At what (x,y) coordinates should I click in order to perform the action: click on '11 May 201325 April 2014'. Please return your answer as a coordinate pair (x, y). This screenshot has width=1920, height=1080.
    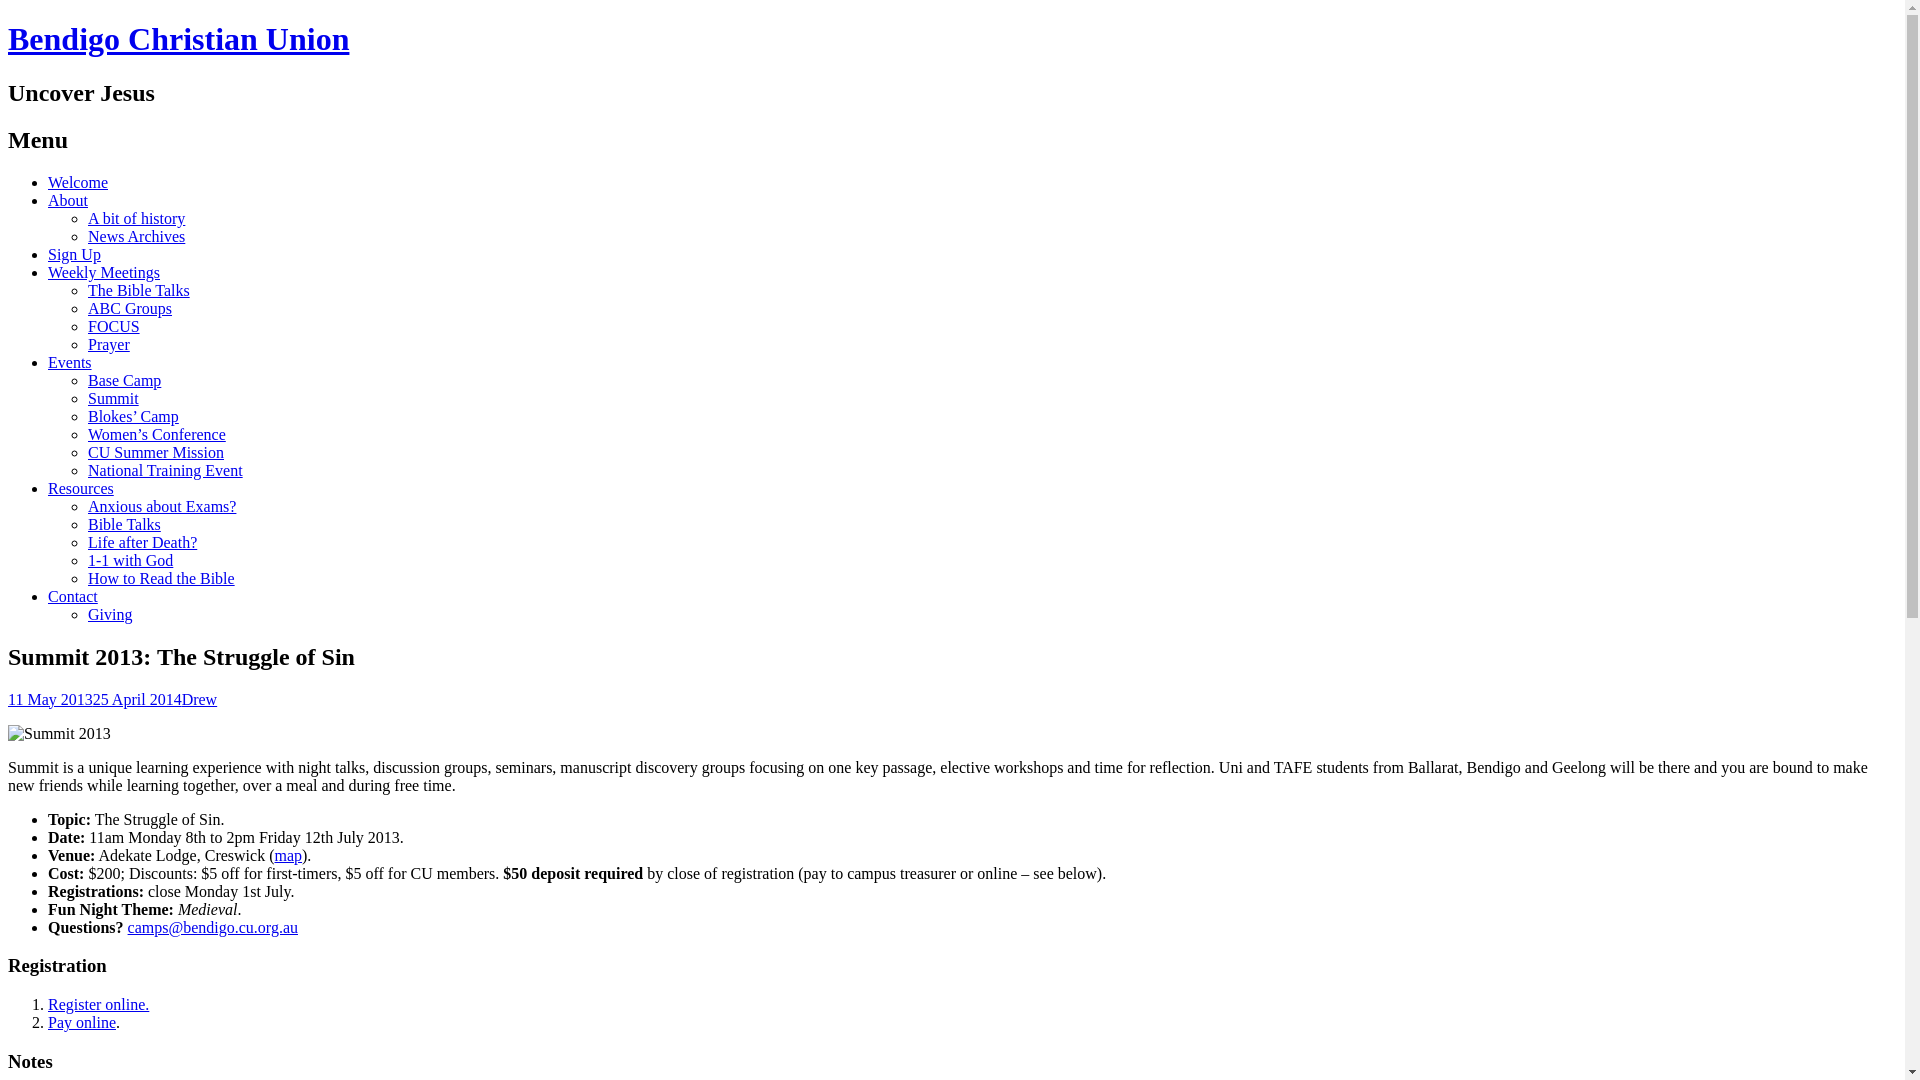
    Looking at the image, I should click on (94, 697).